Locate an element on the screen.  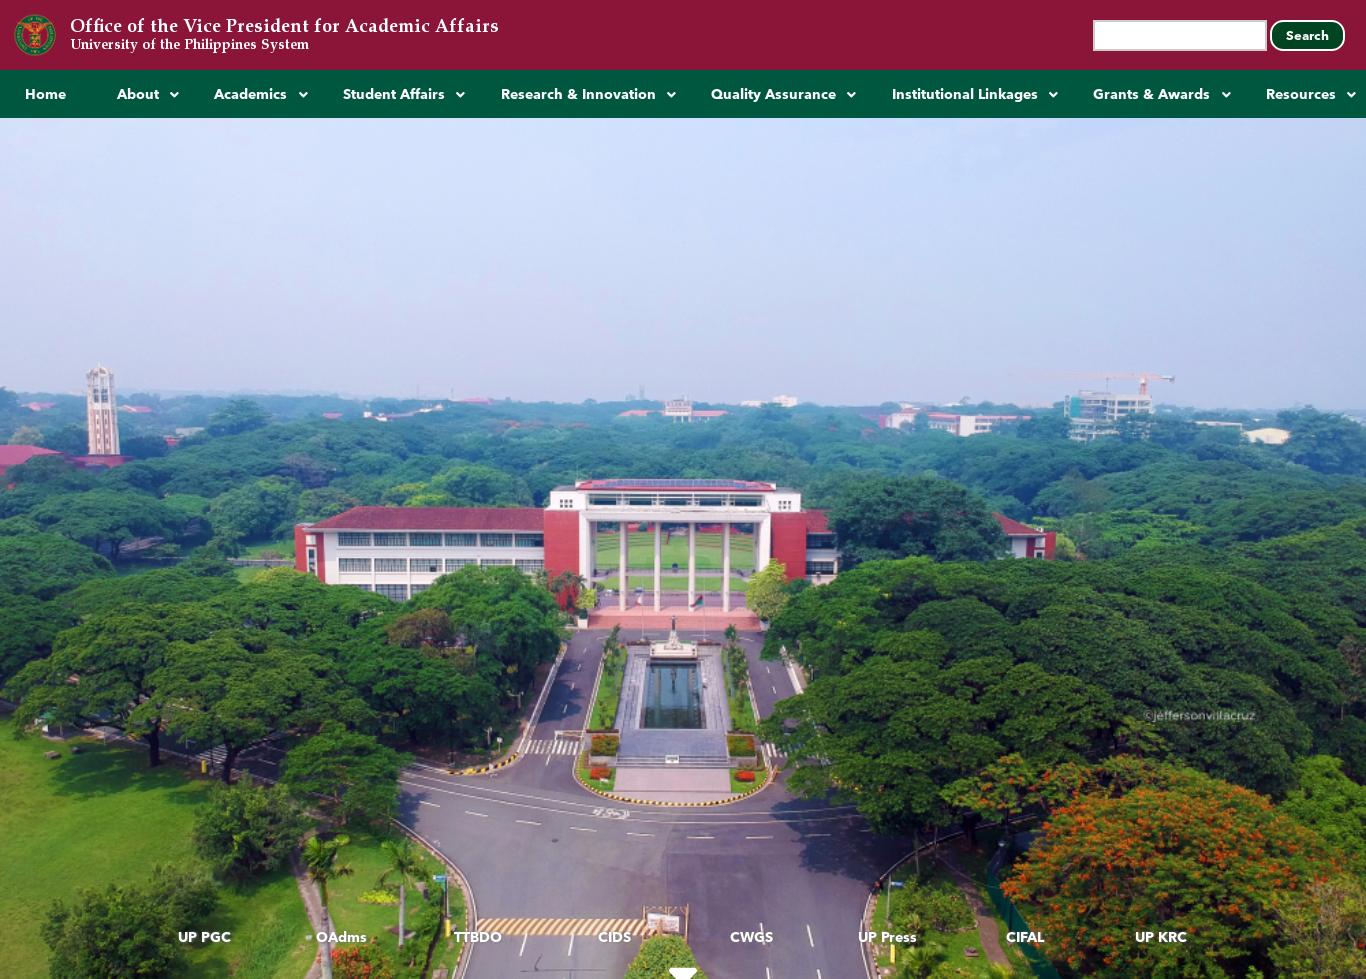
'Emerging Interdisciplinary Research' is located at coordinates (619, 143).